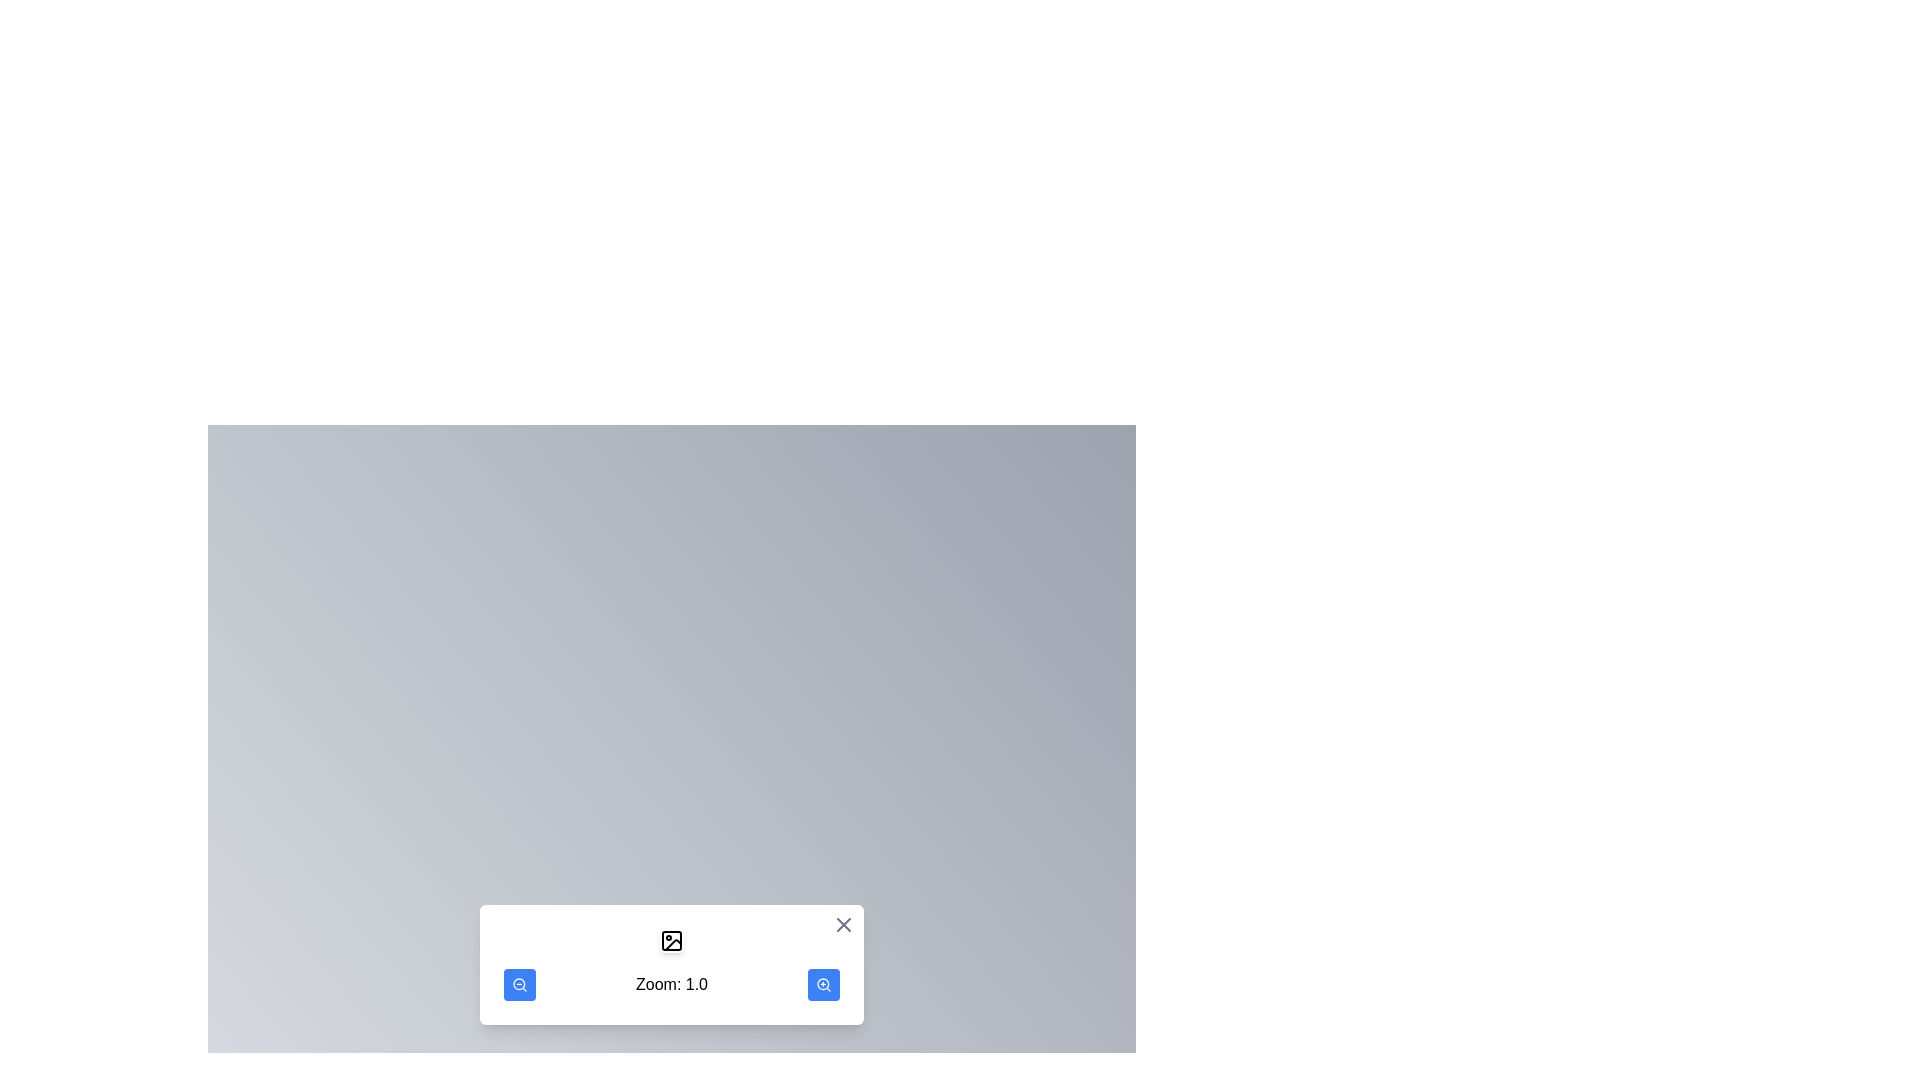 The image size is (1920, 1080). What do you see at coordinates (824, 983) in the screenshot?
I see `the zoom-in icon button located at the bottom-left corner of the control panel` at bounding box center [824, 983].